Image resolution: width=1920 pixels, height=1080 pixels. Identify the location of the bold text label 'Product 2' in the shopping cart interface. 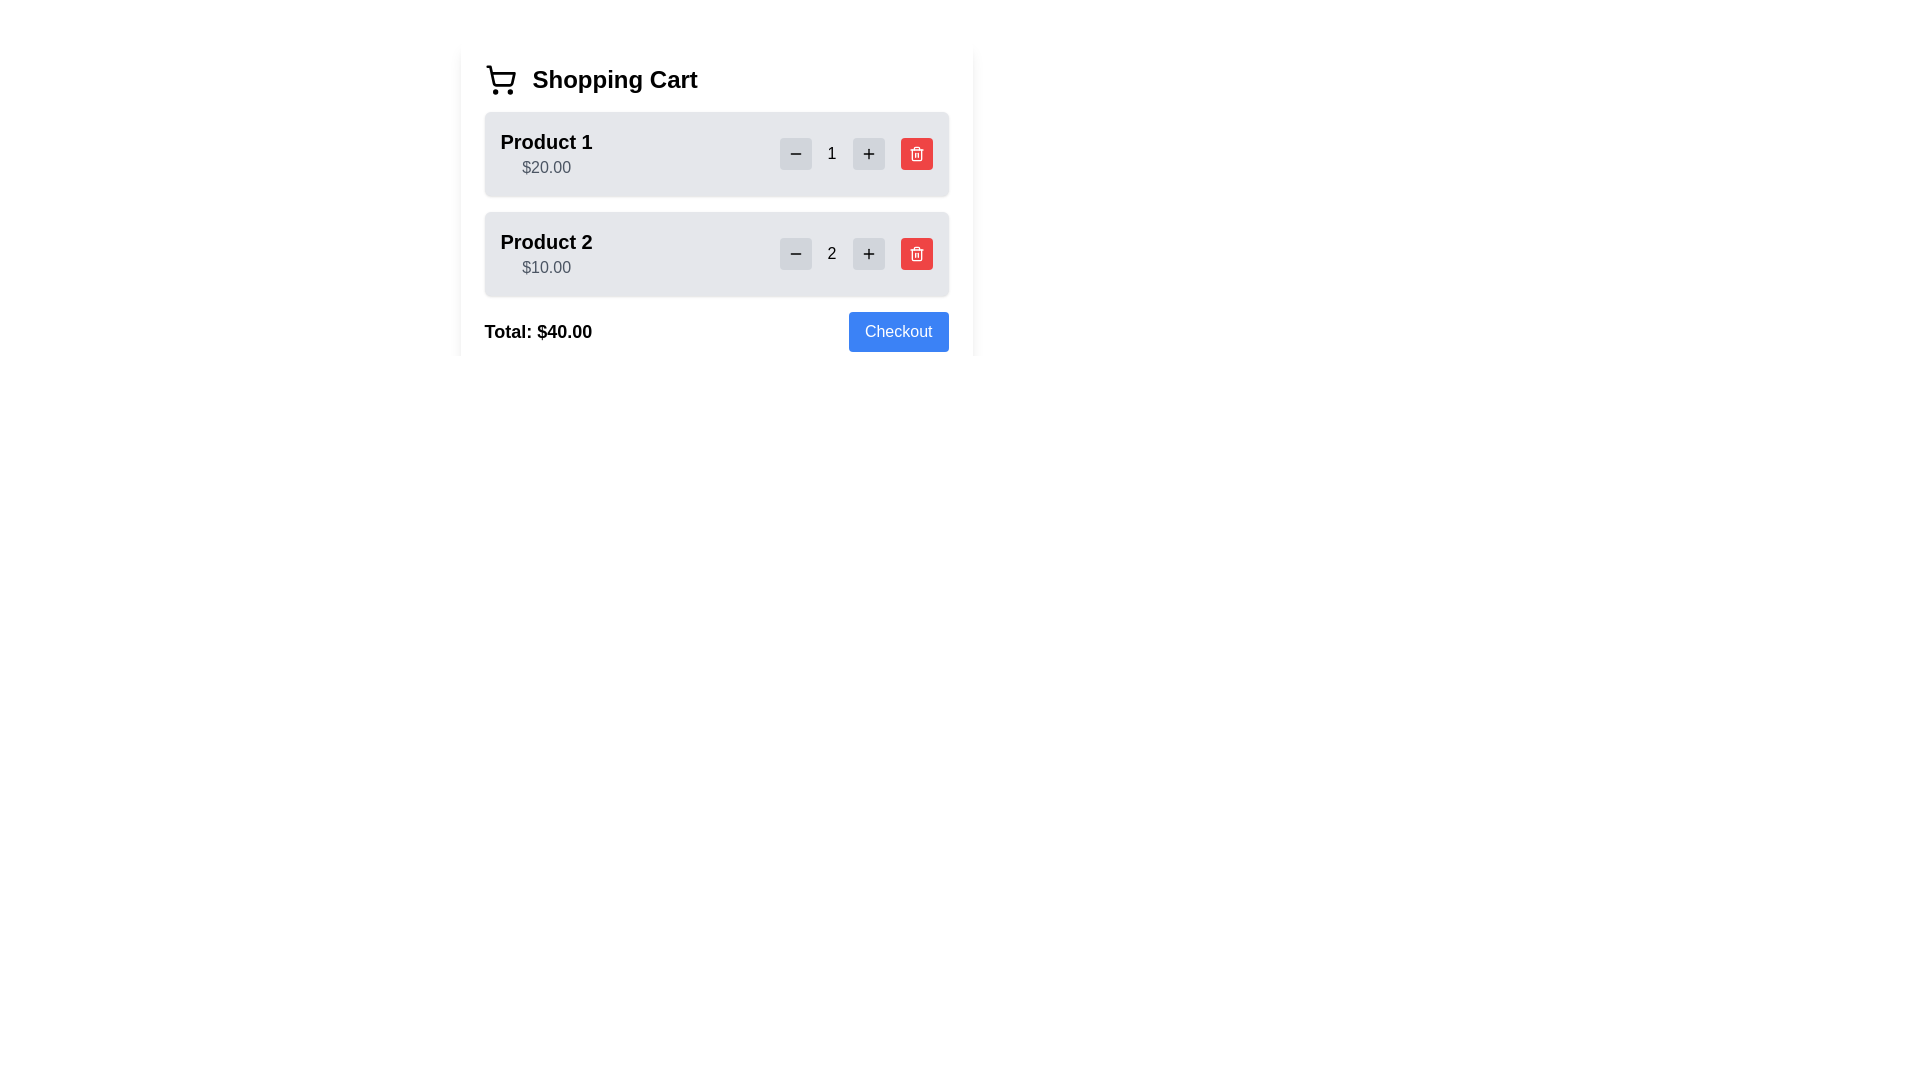
(546, 241).